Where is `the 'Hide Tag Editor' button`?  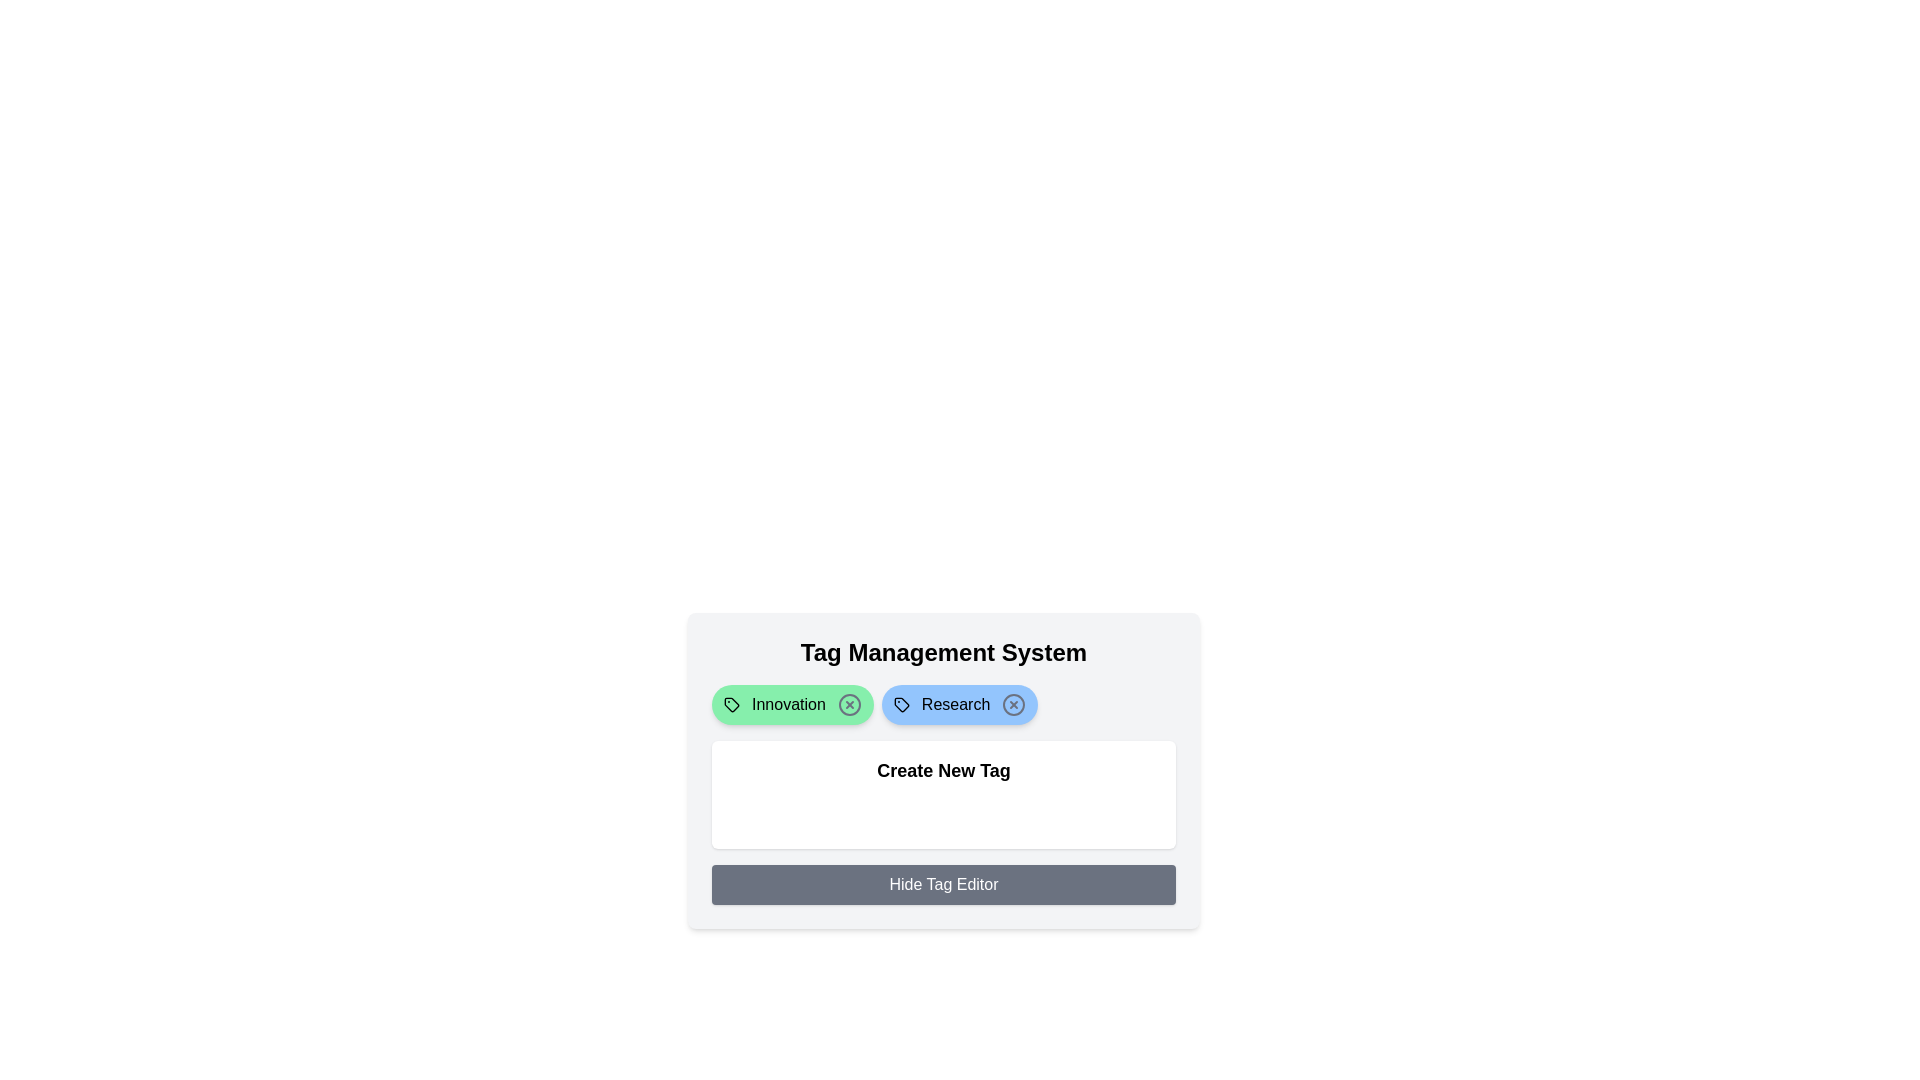 the 'Hide Tag Editor' button is located at coordinates (943, 883).